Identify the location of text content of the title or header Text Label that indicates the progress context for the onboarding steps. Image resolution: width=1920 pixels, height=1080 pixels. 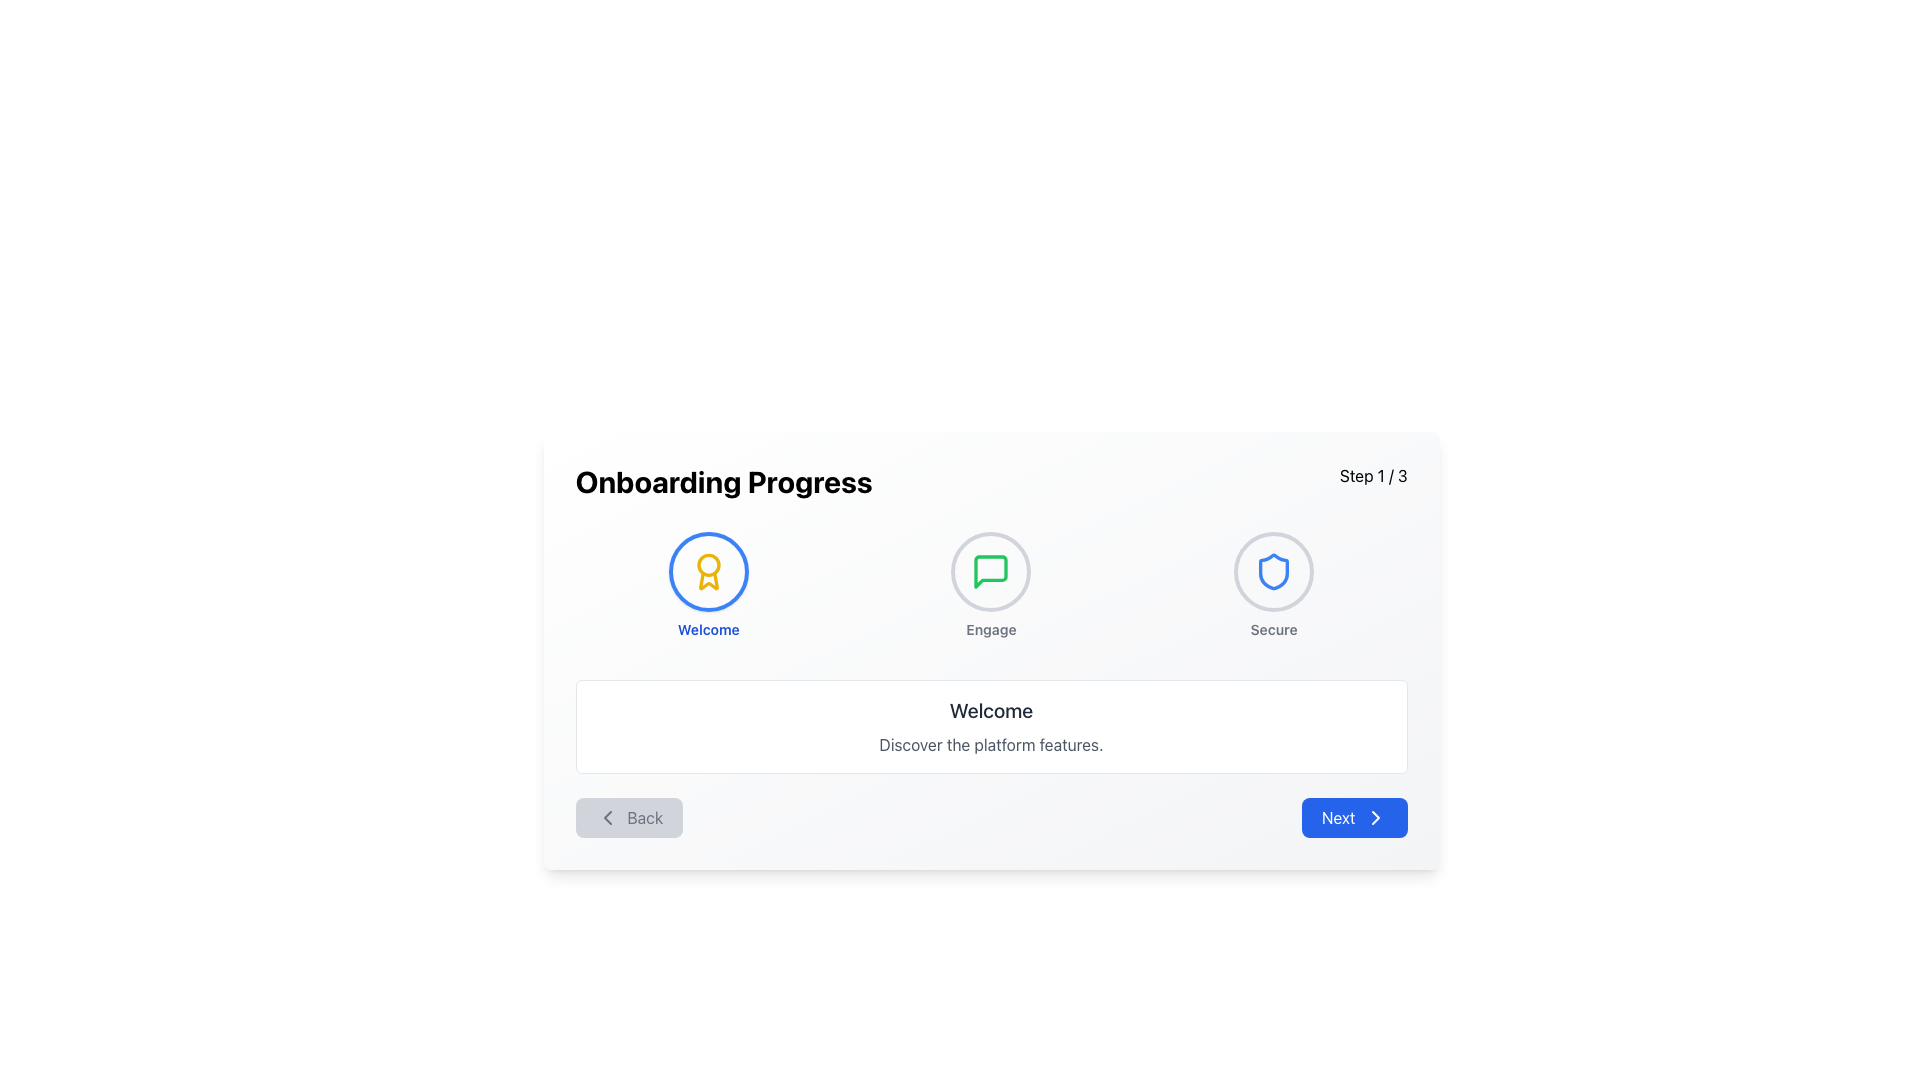
(723, 482).